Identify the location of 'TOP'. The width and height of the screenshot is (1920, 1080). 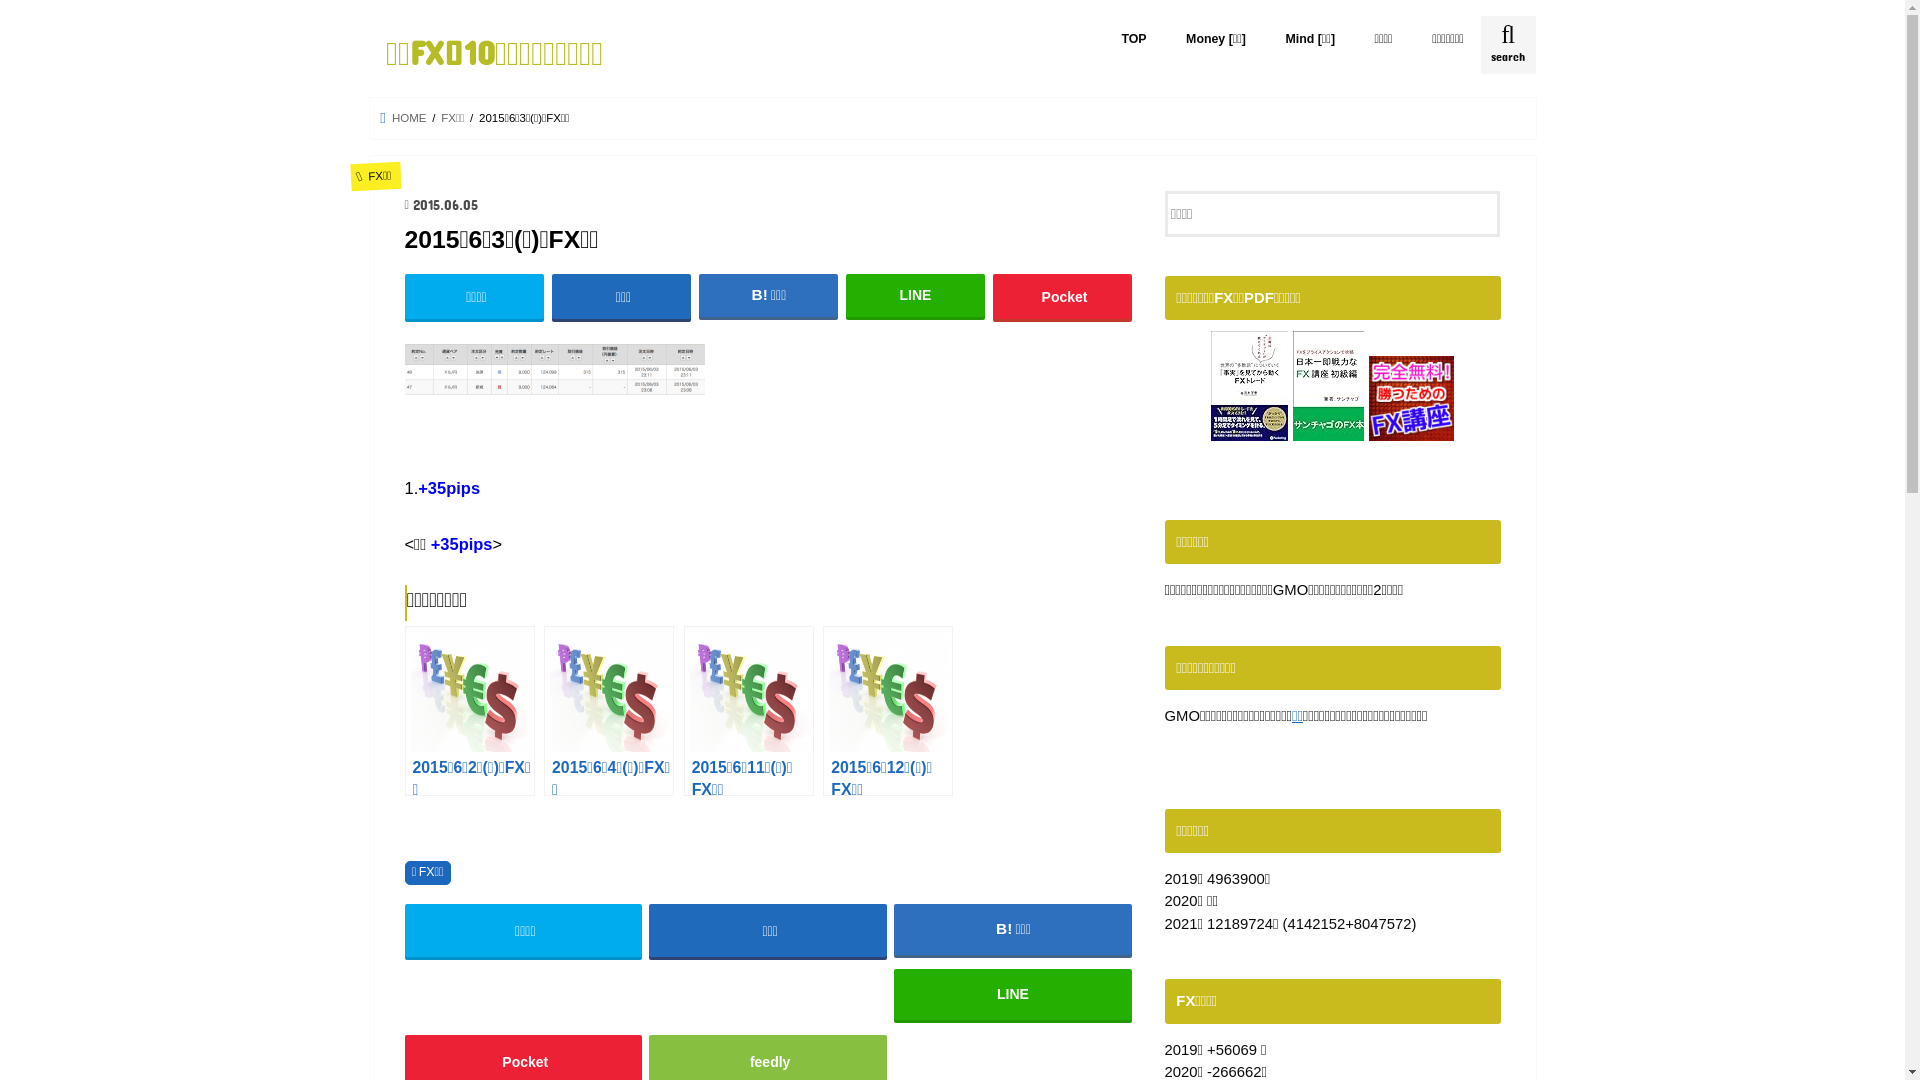
(1134, 38).